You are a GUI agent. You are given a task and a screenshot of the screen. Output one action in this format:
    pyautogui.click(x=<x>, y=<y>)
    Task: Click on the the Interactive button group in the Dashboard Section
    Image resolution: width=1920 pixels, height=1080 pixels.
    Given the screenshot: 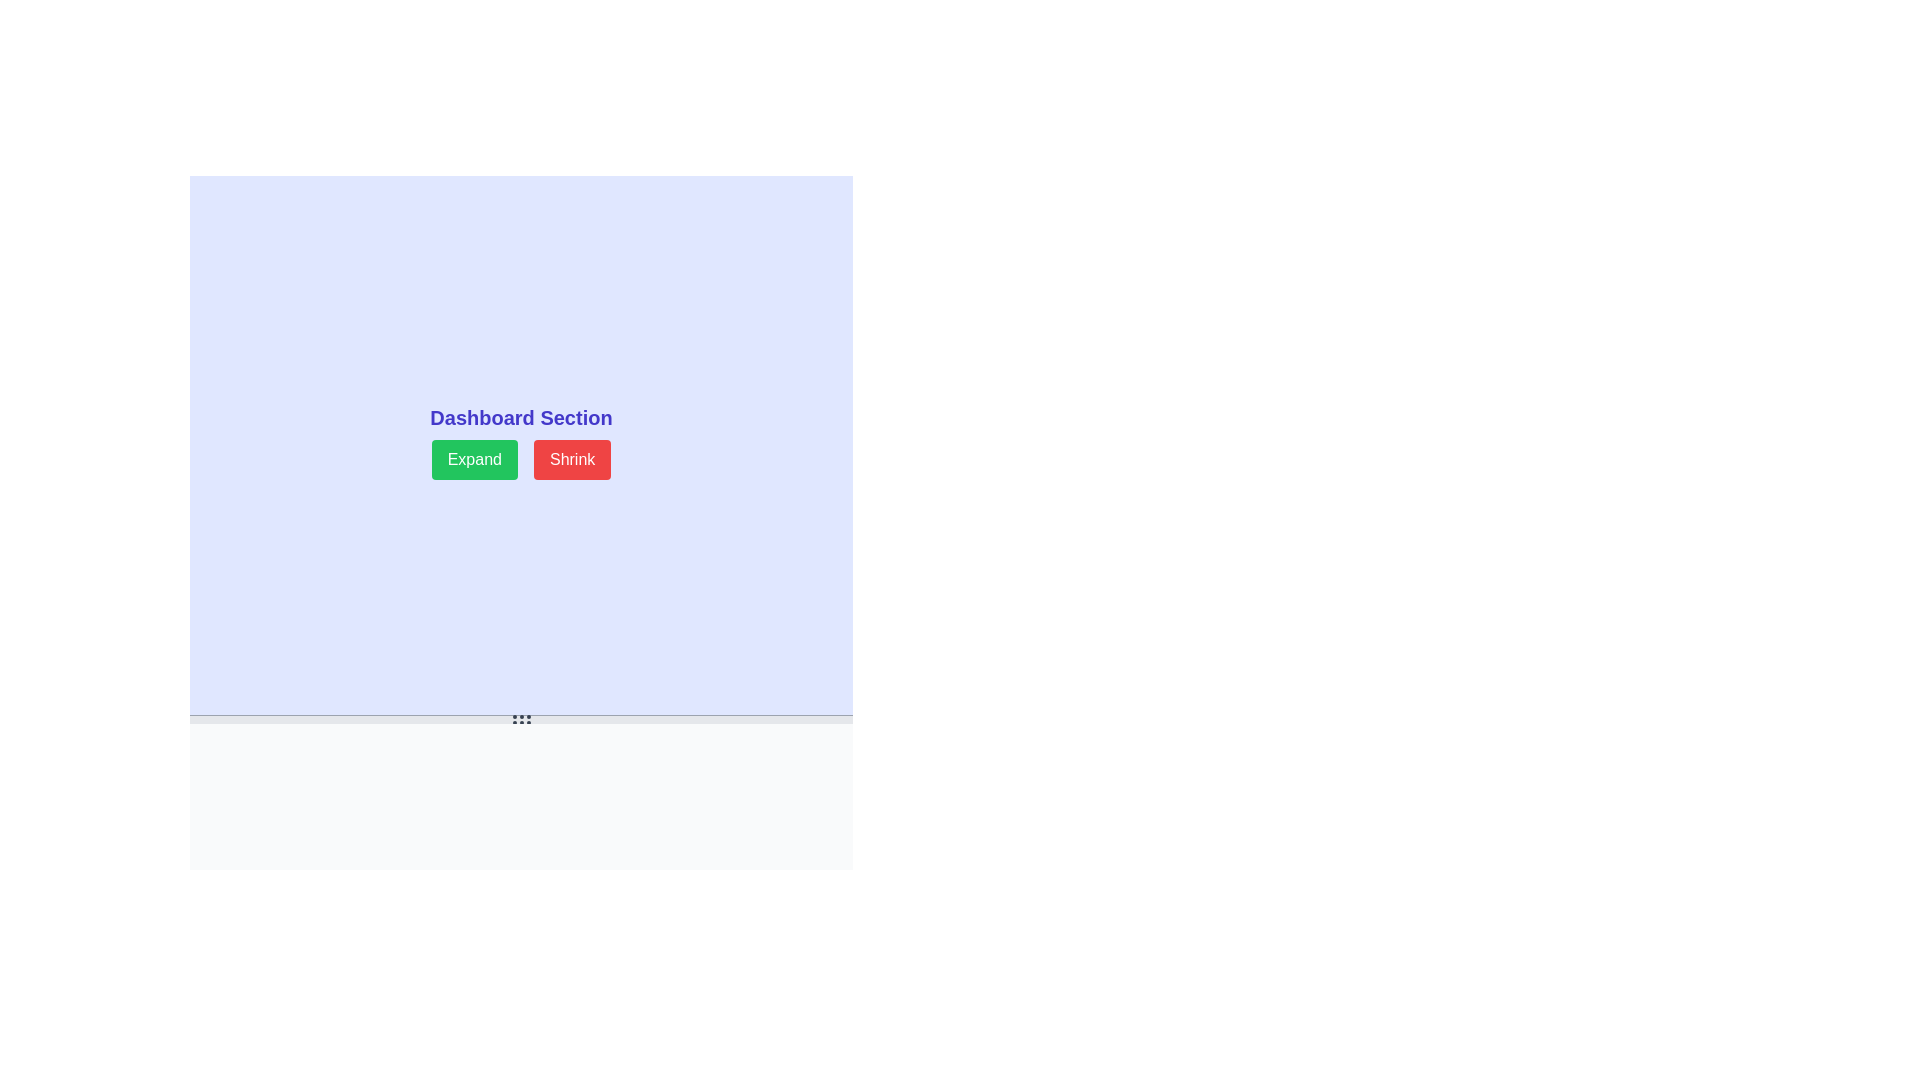 What is the action you would take?
    pyautogui.click(x=521, y=459)
    